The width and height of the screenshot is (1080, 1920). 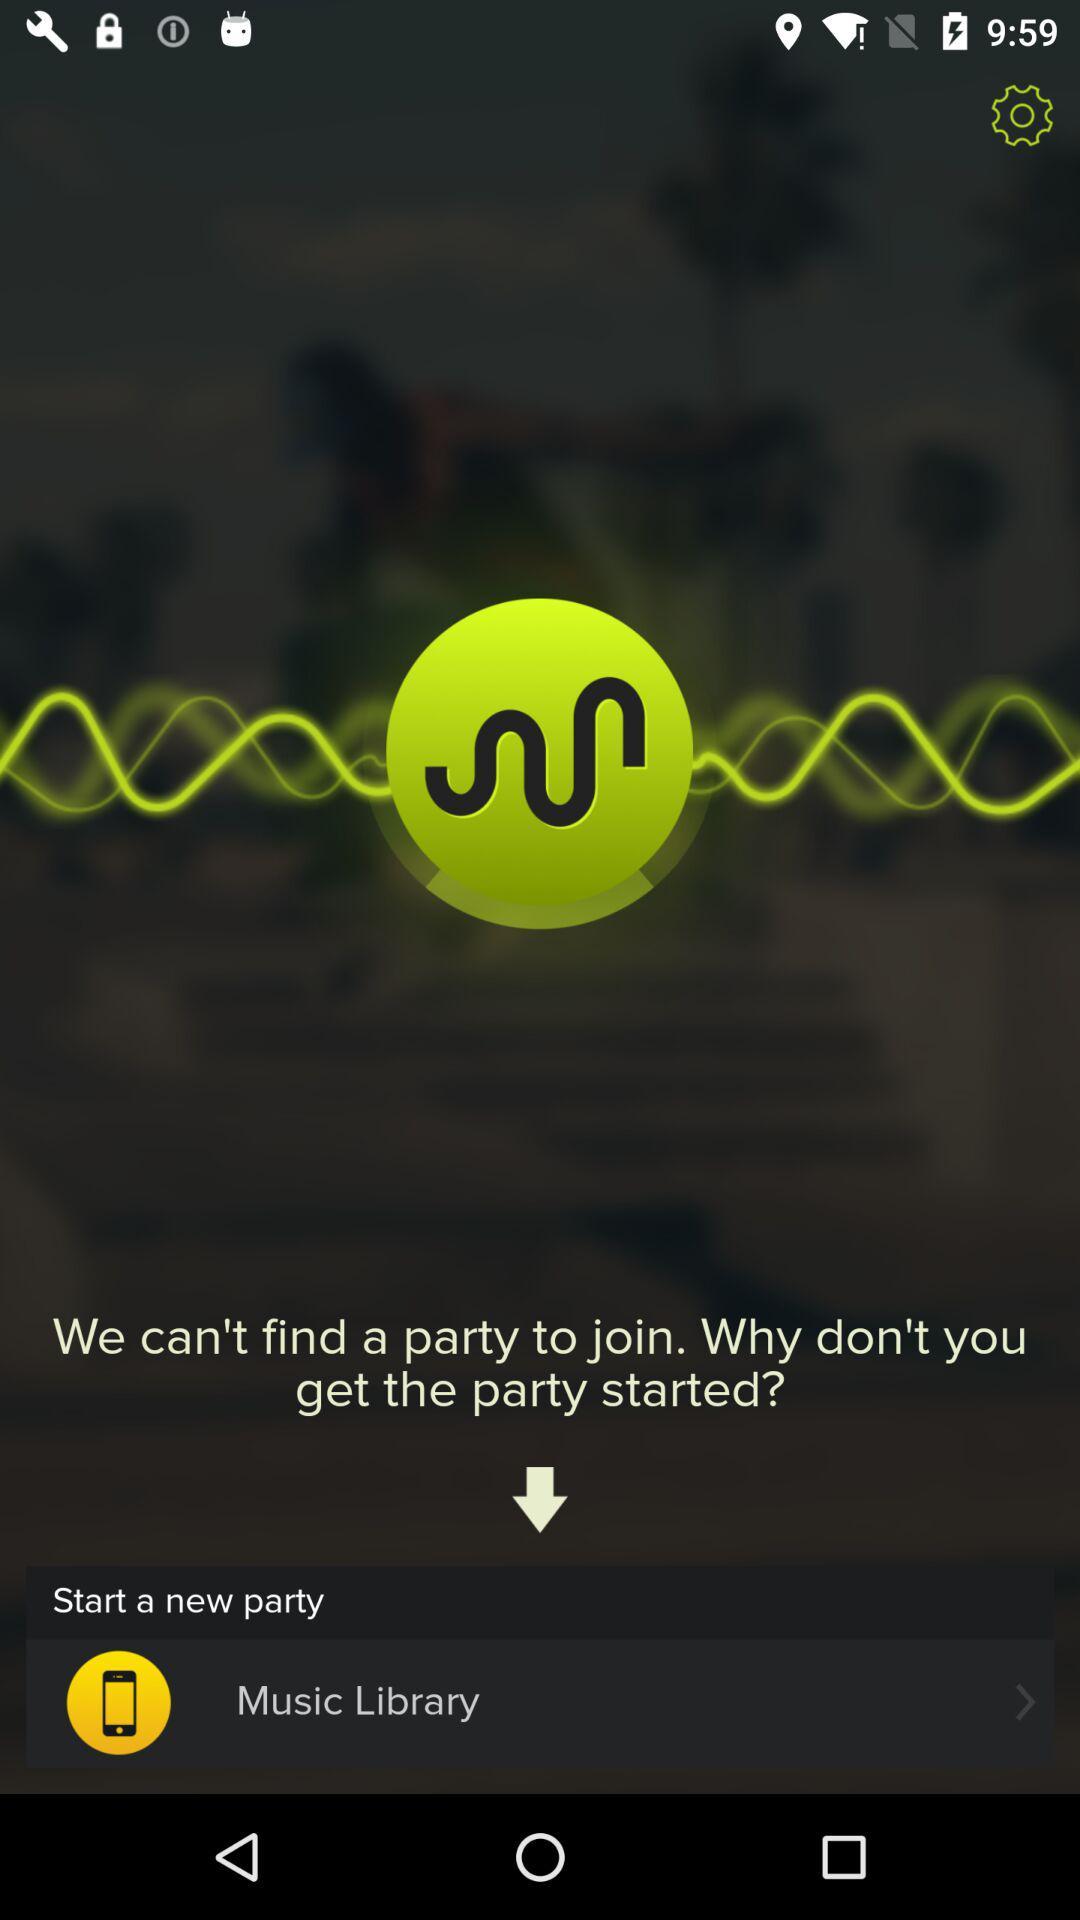 What do you see at coordinates (540, 1701) in the screenshot?
I see `item below start a new item` at bounding box center [540, 1701].